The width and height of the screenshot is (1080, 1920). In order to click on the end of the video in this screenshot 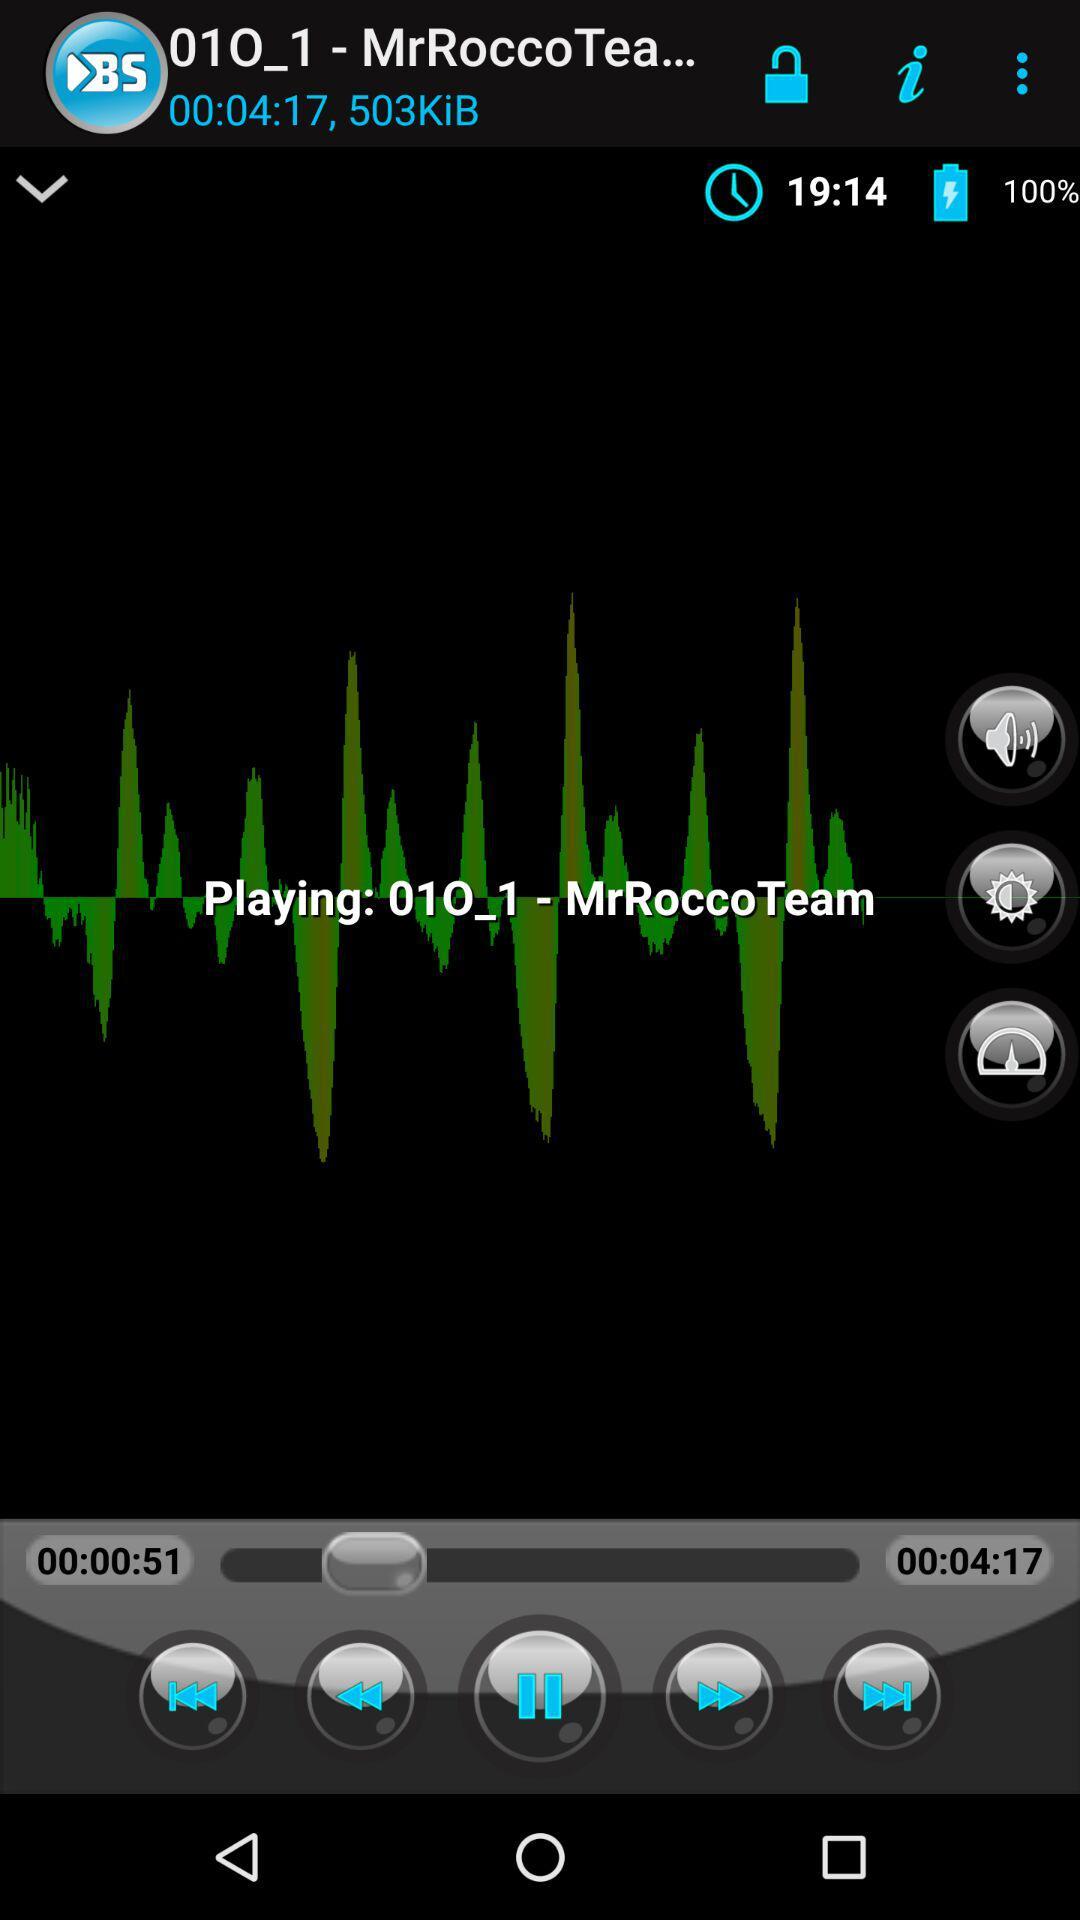, I will do `click(886, 1695)`.